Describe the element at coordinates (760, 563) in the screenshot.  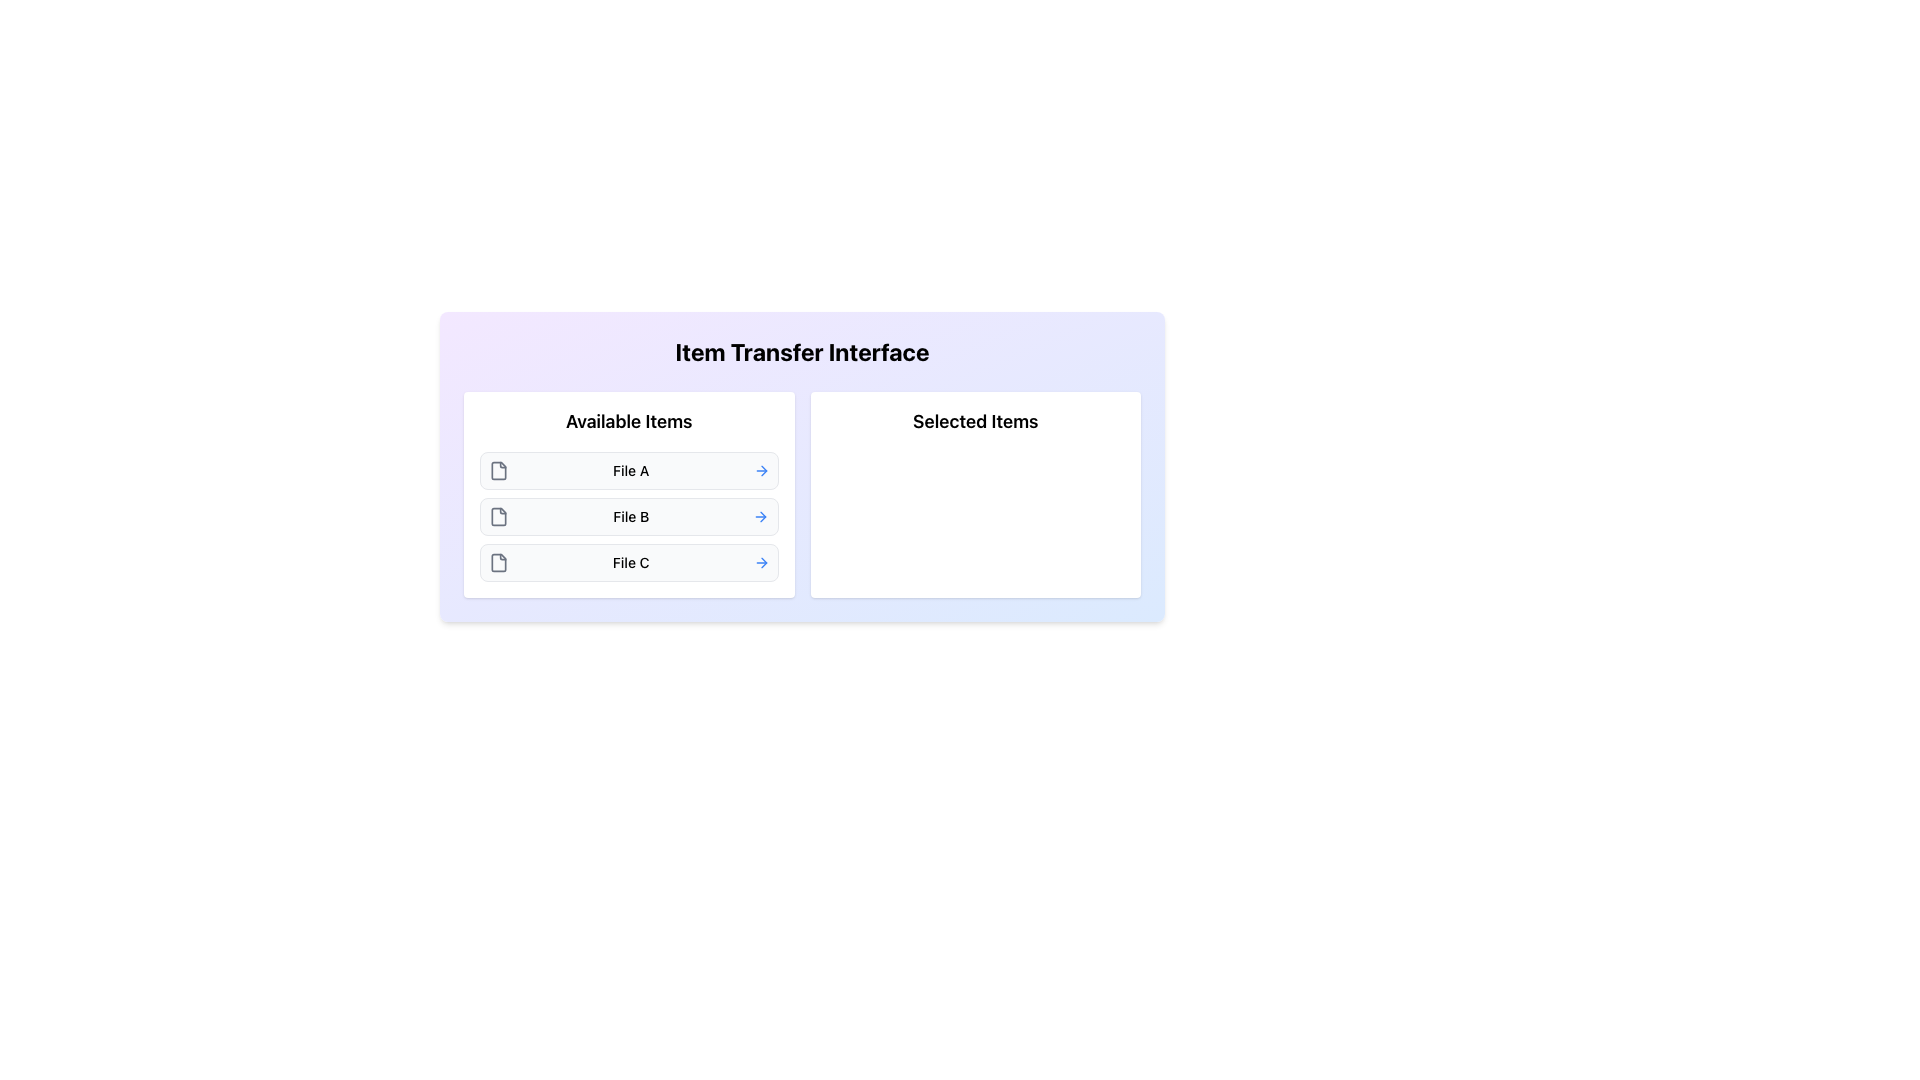
I see `the Interactive Icon (Forward Arrow) located on the far right inside the box labeled 'File C' in the 'Available Items' list to move 'File C' from 'Available' to 'Selected'` at that location.